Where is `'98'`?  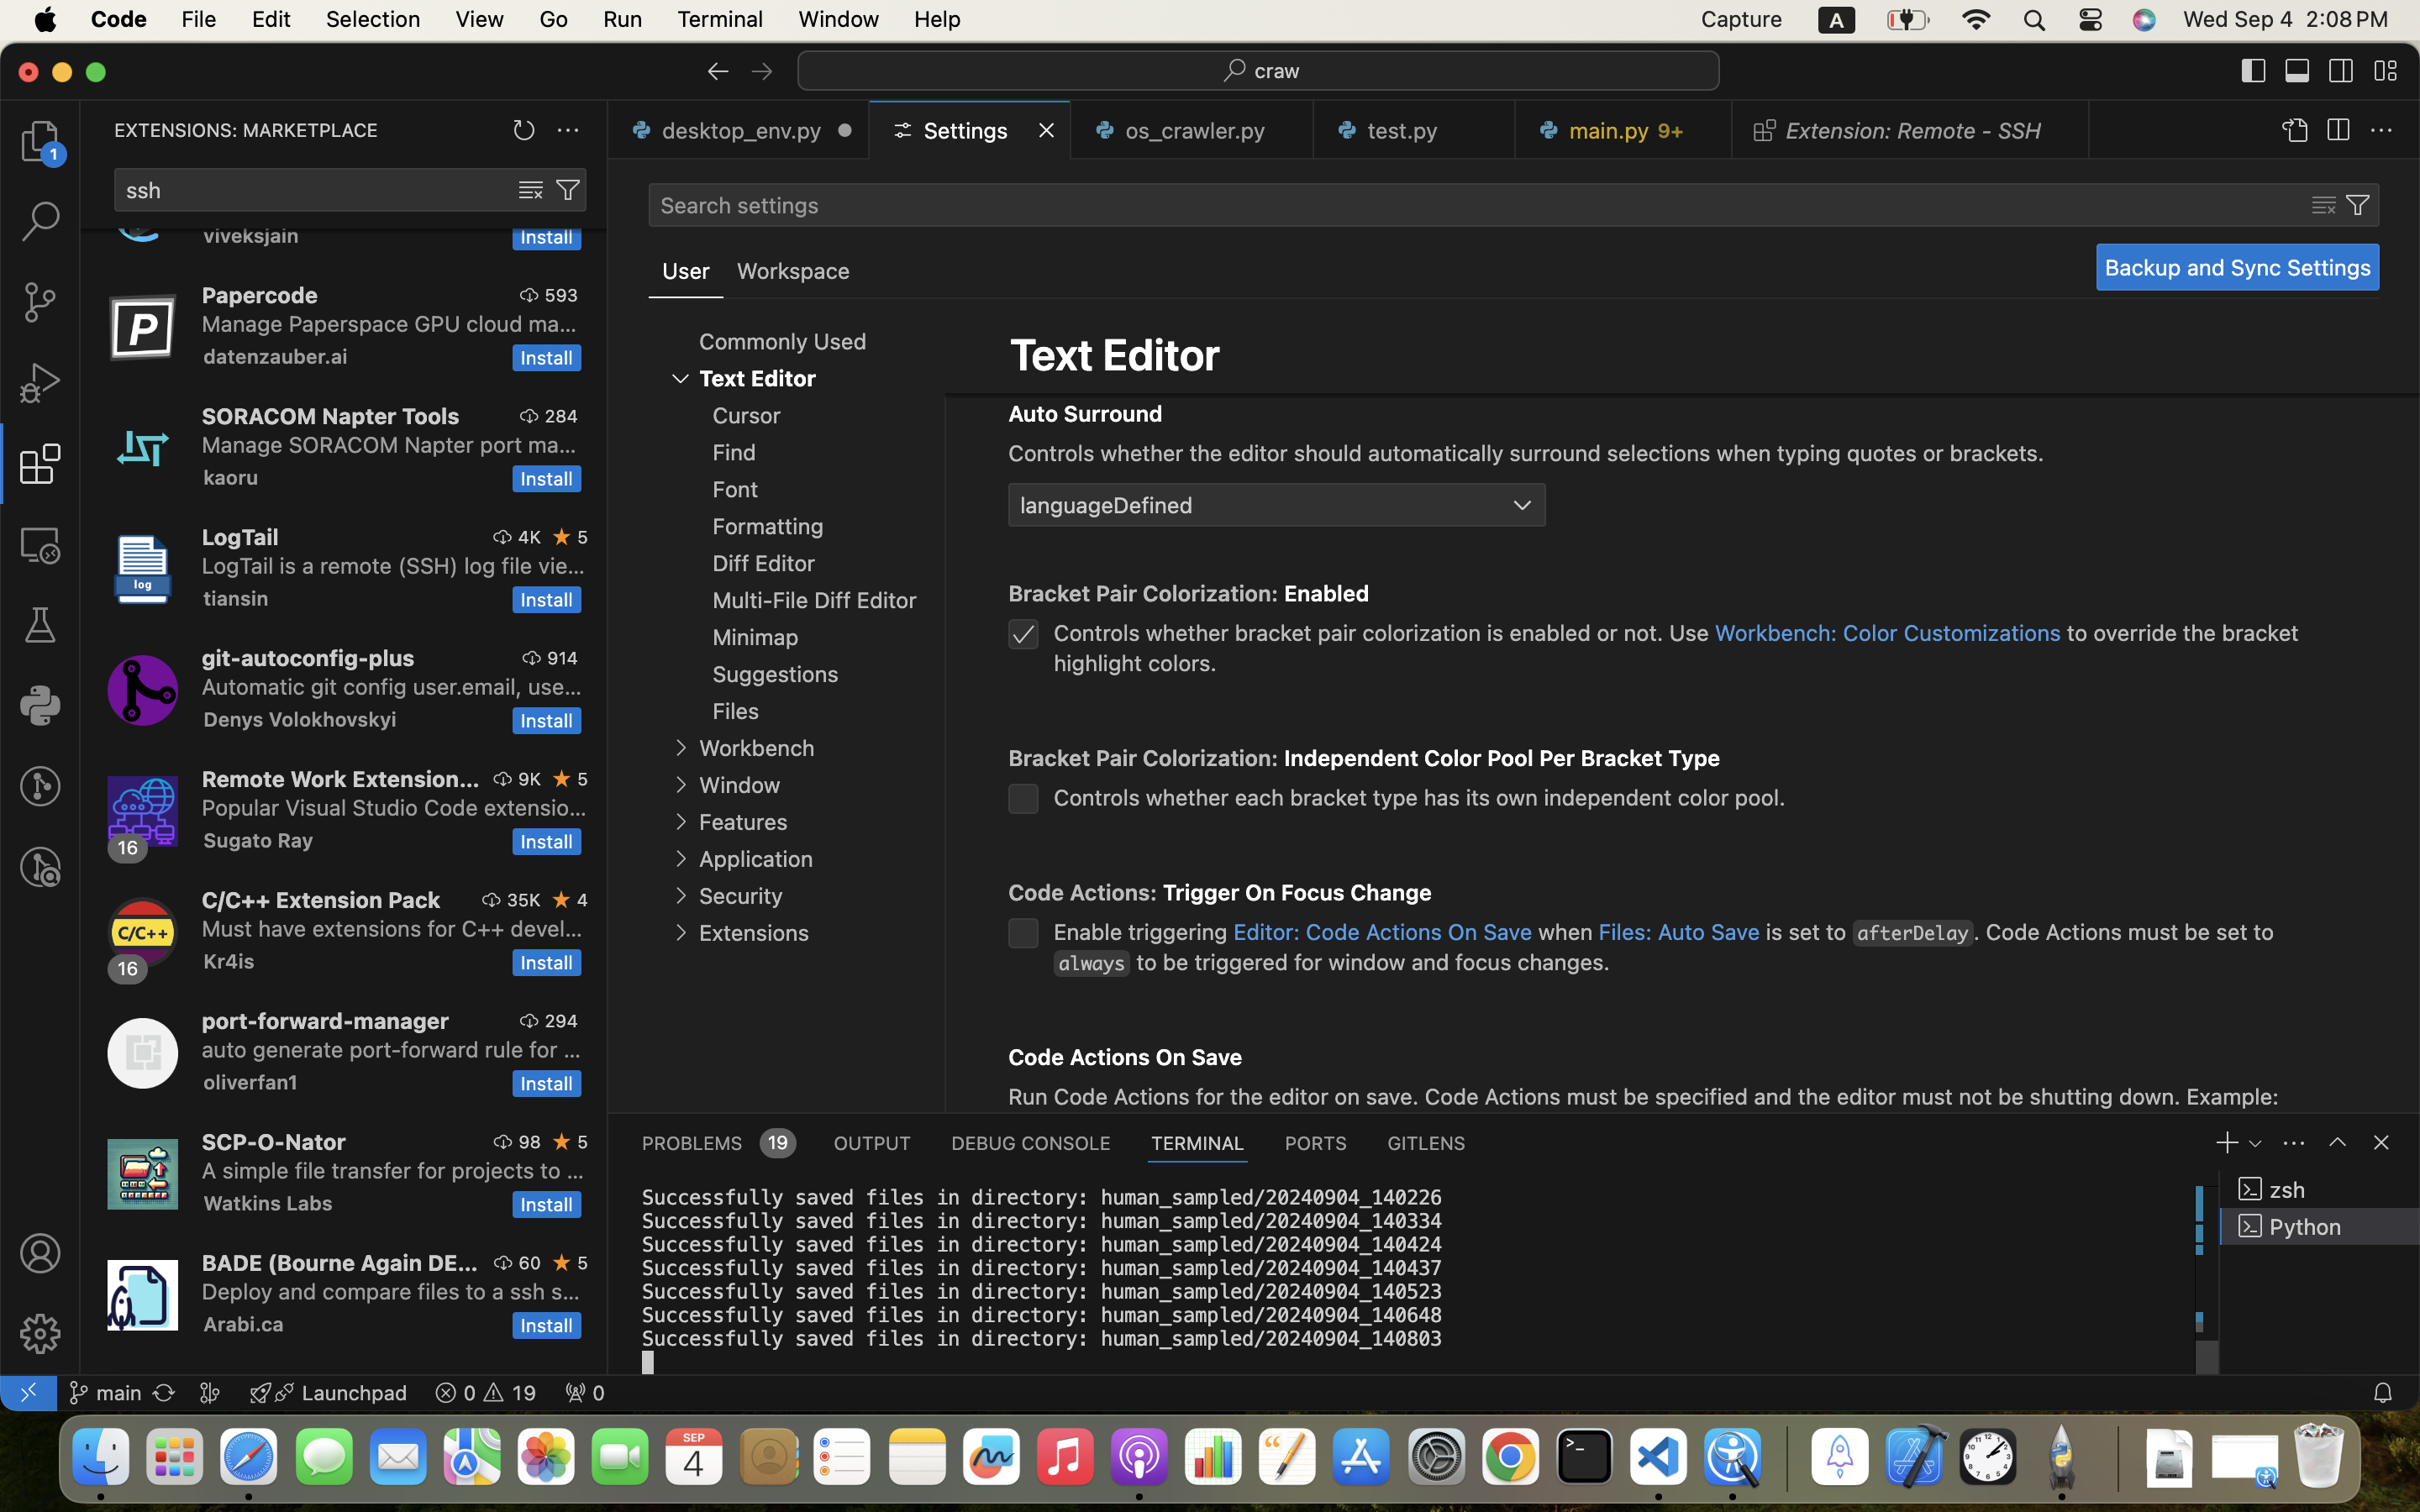
'98' is located at coordinates (529, 1141).